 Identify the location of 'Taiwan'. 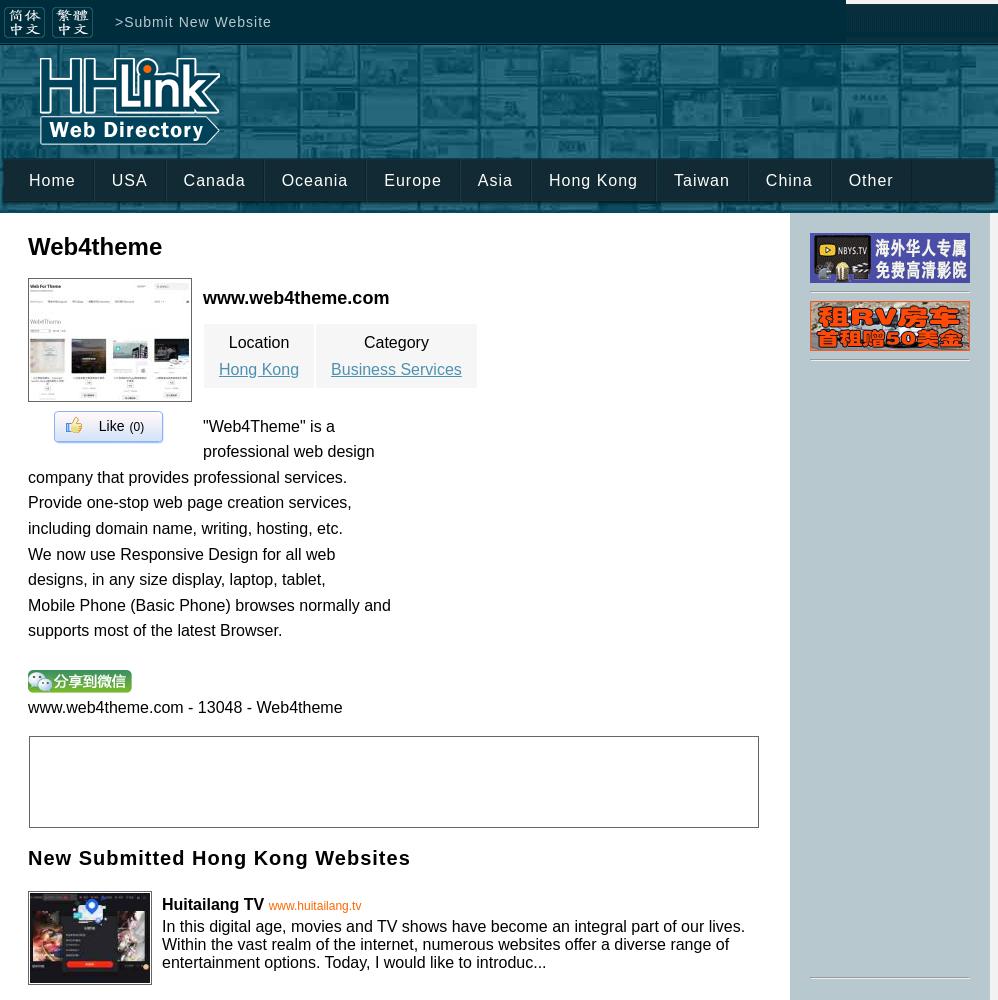
(673, 180).